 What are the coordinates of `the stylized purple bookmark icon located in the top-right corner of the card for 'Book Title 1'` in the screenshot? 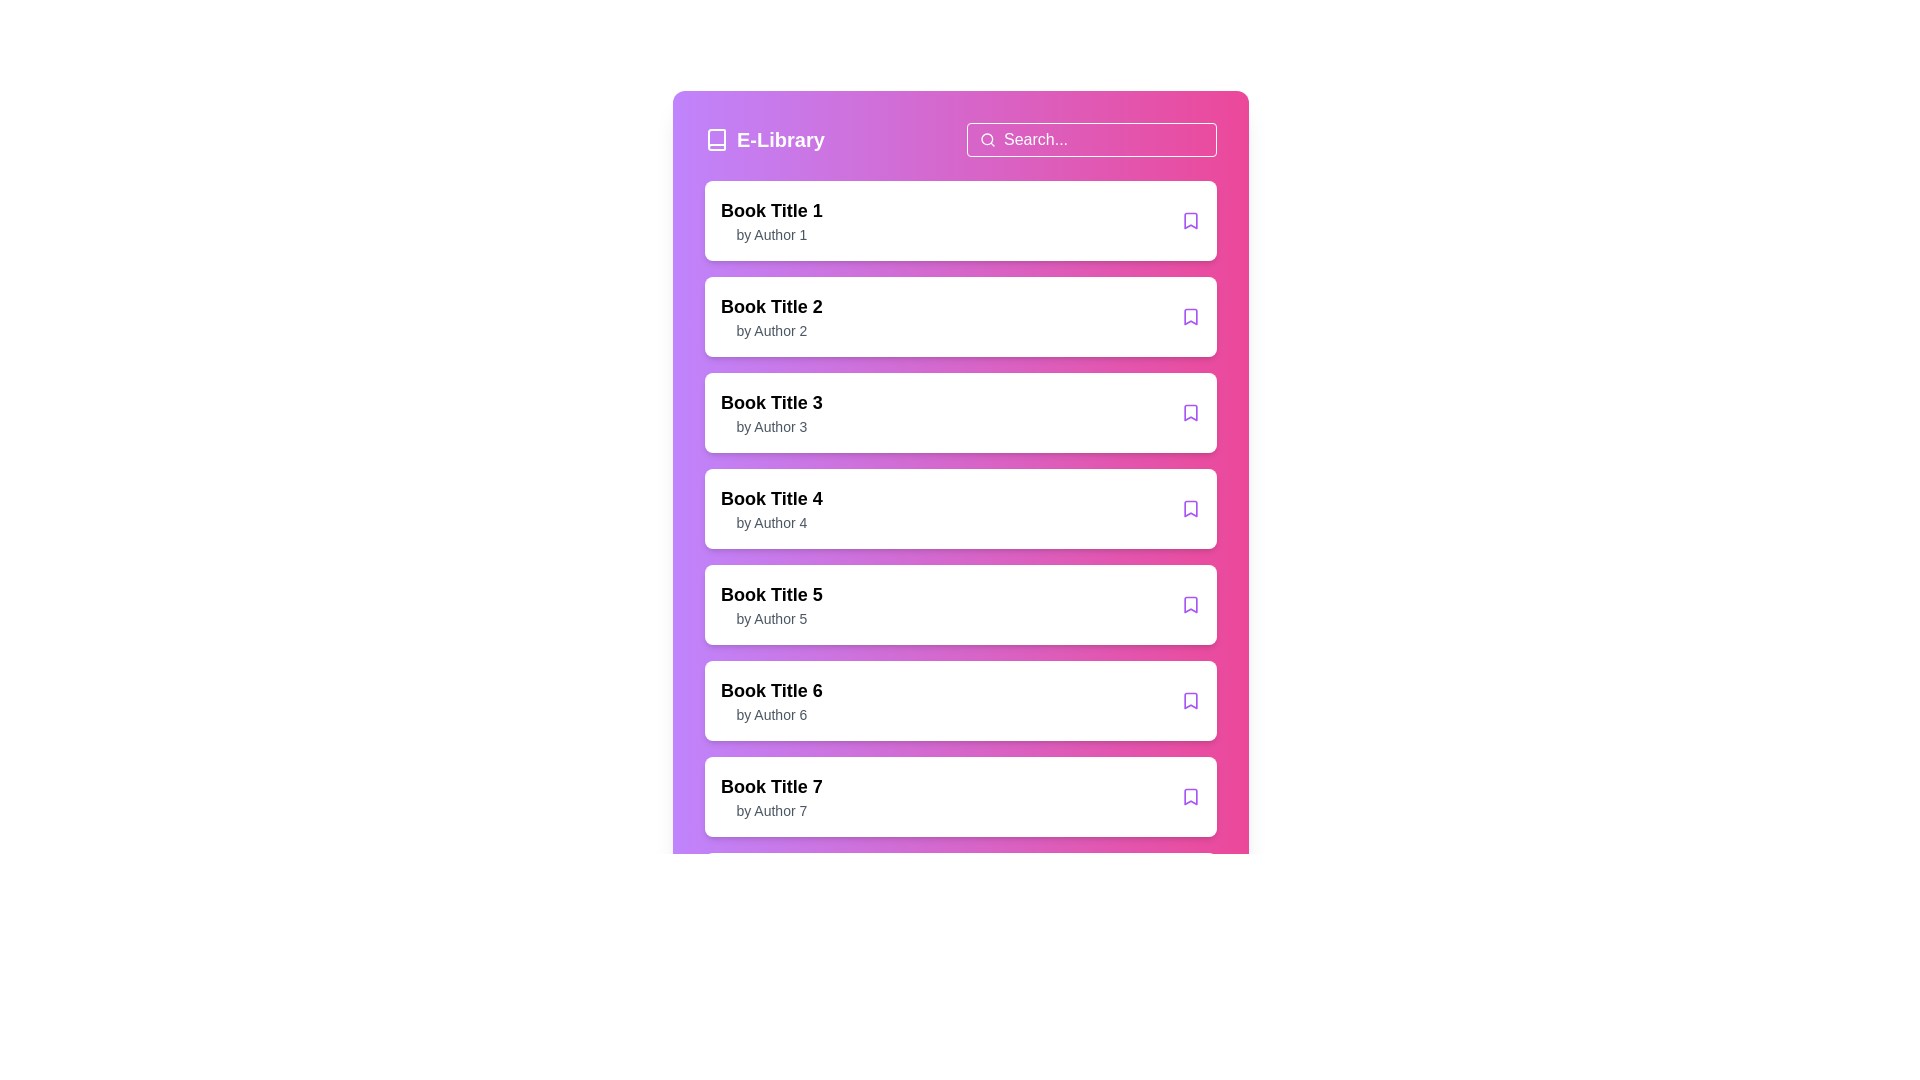 It's located at (1190, 220).